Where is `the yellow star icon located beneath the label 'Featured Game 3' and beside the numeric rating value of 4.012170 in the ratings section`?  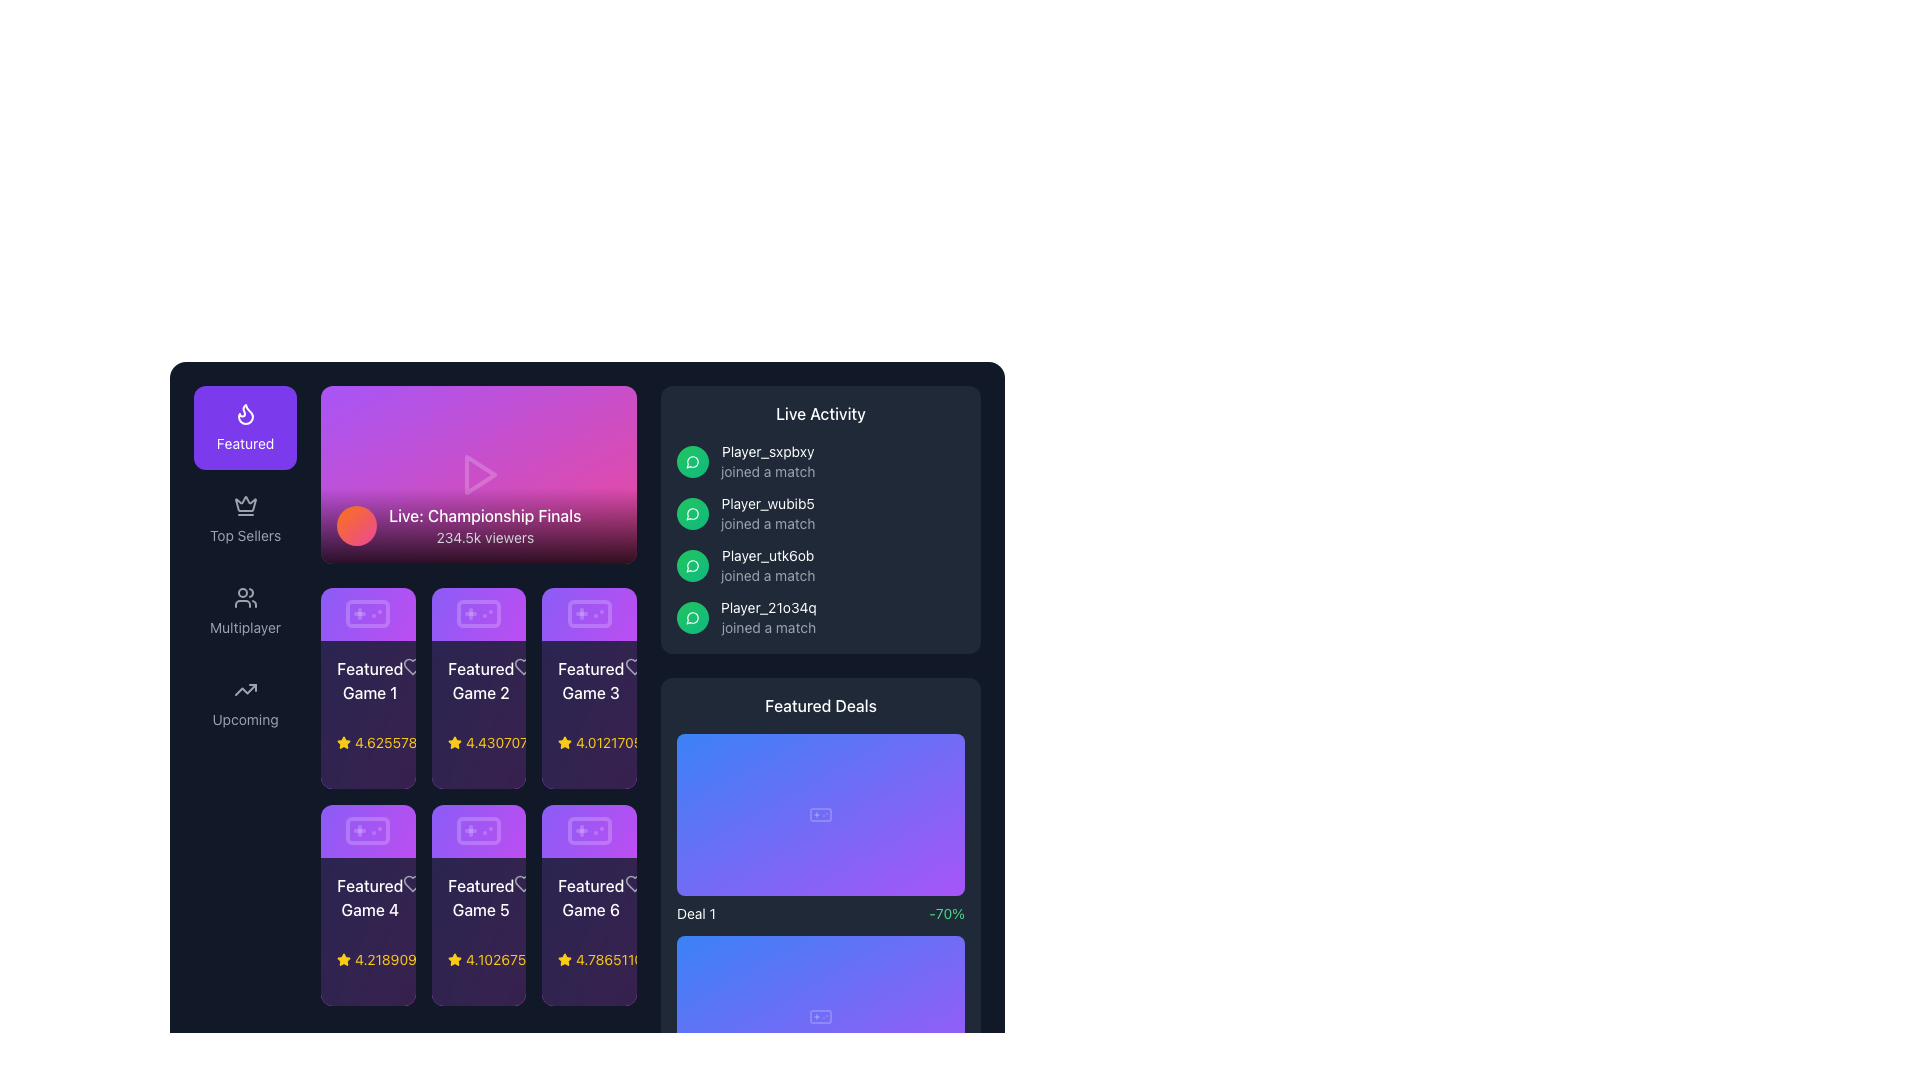
the yellow star icon located beneath the label 'Featured Game 3' and beside the numeric rating value of 4.012170 in the ratings section is located at coordinates (564, 742).